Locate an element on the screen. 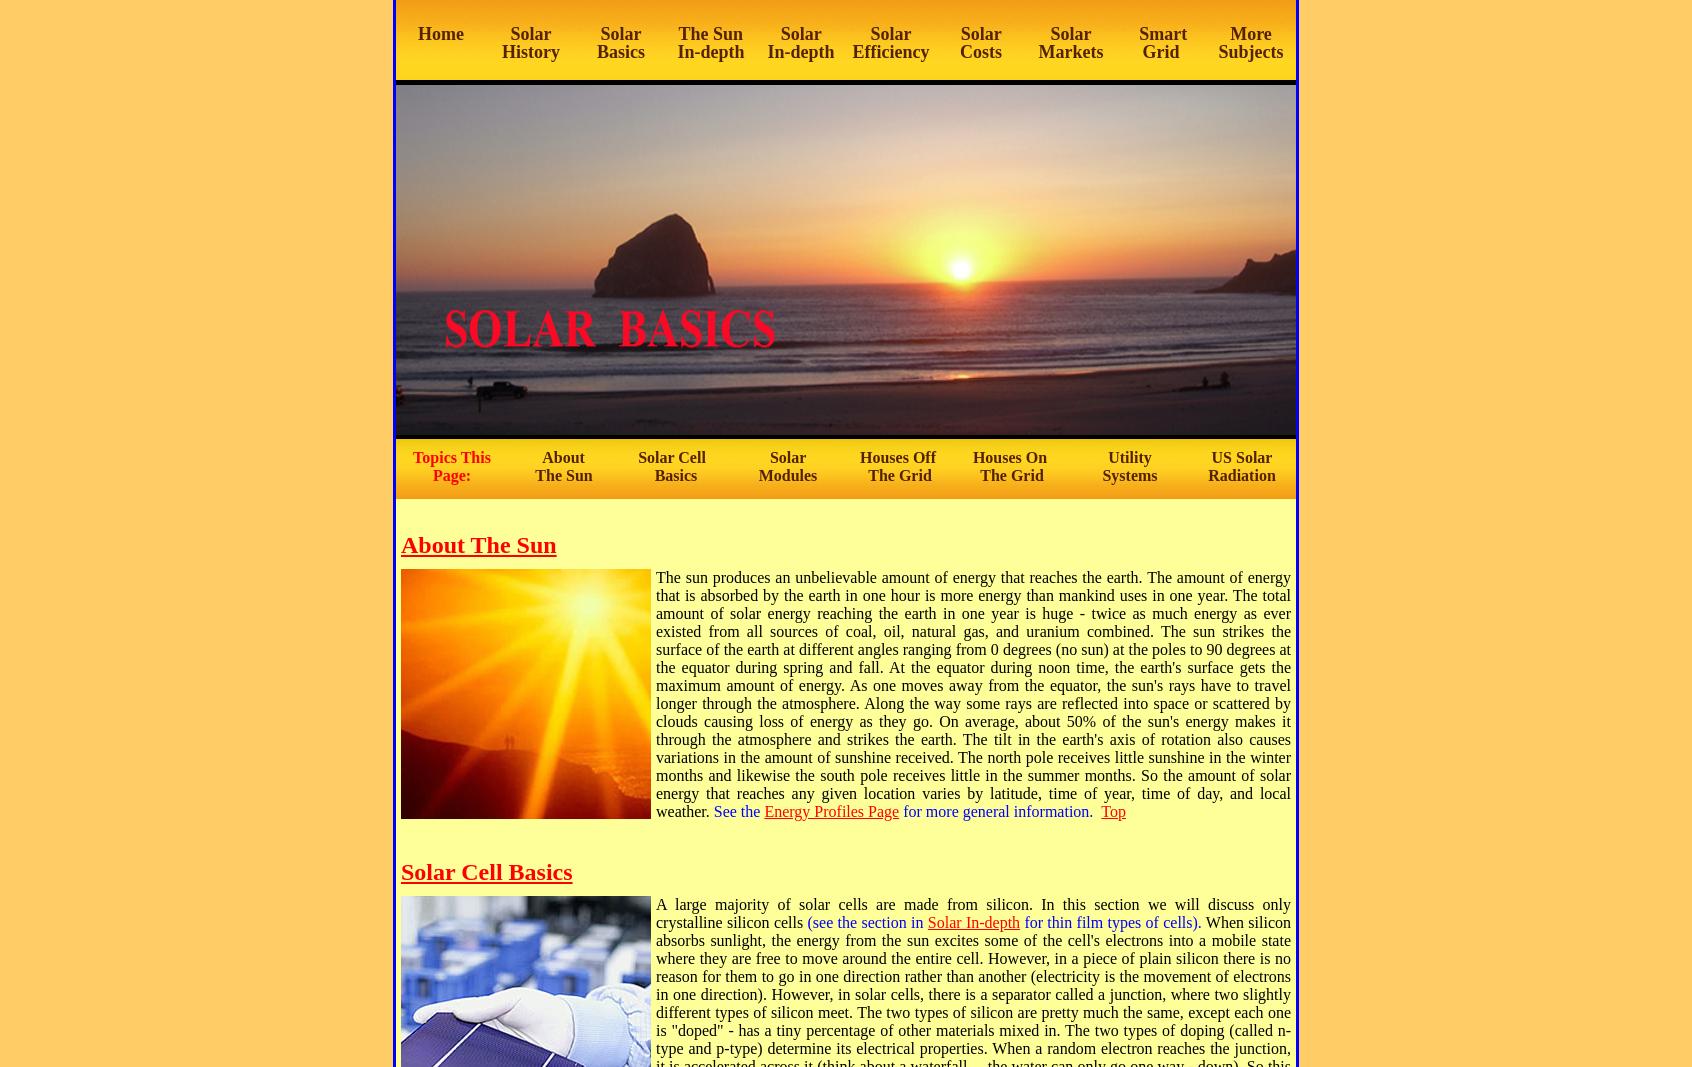 The image size is (1692, 1067). 'See the' is located at coordinates (735, 810).